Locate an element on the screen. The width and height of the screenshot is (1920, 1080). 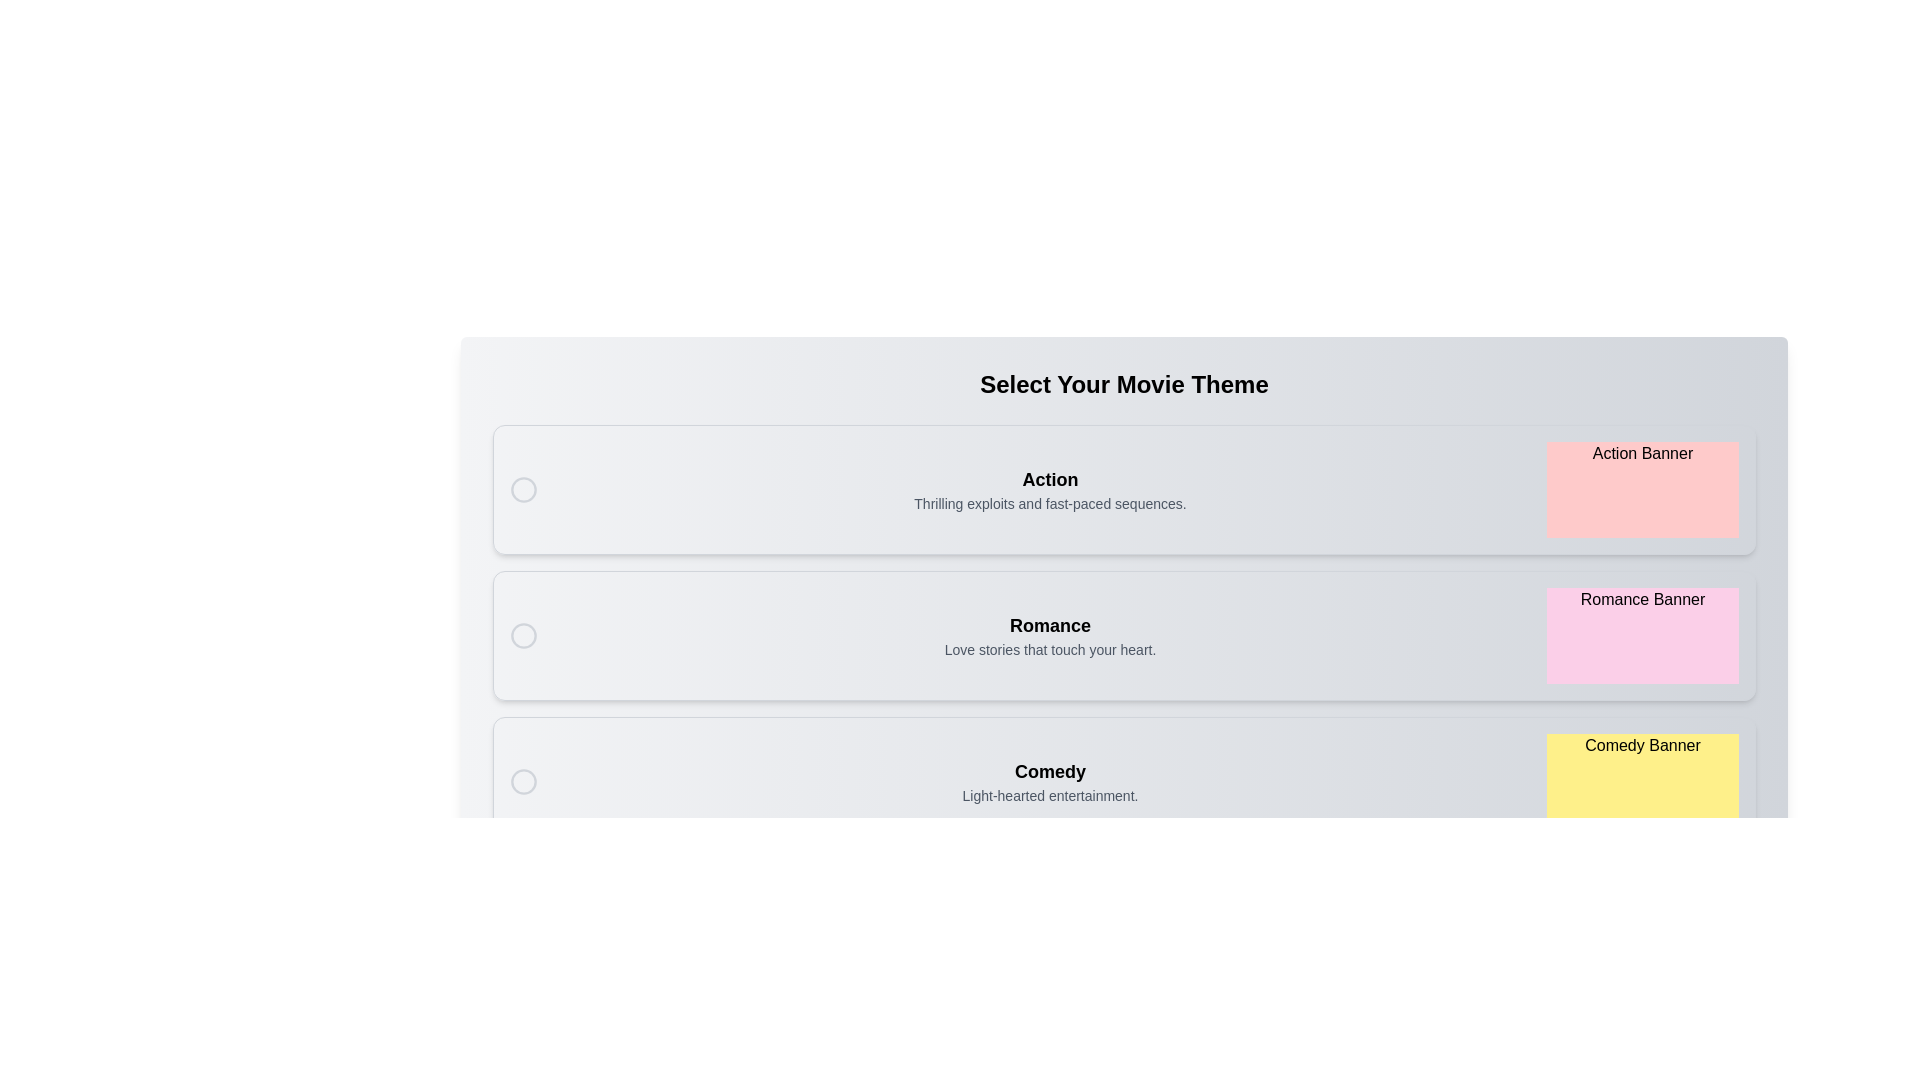
the radio button for the 'Comedy' movie theme located at the bottom-most section labeled 'Comedy', adjacent to the text 'Comedy Light-hearted entertainment' is located at coordinates (523, 781).